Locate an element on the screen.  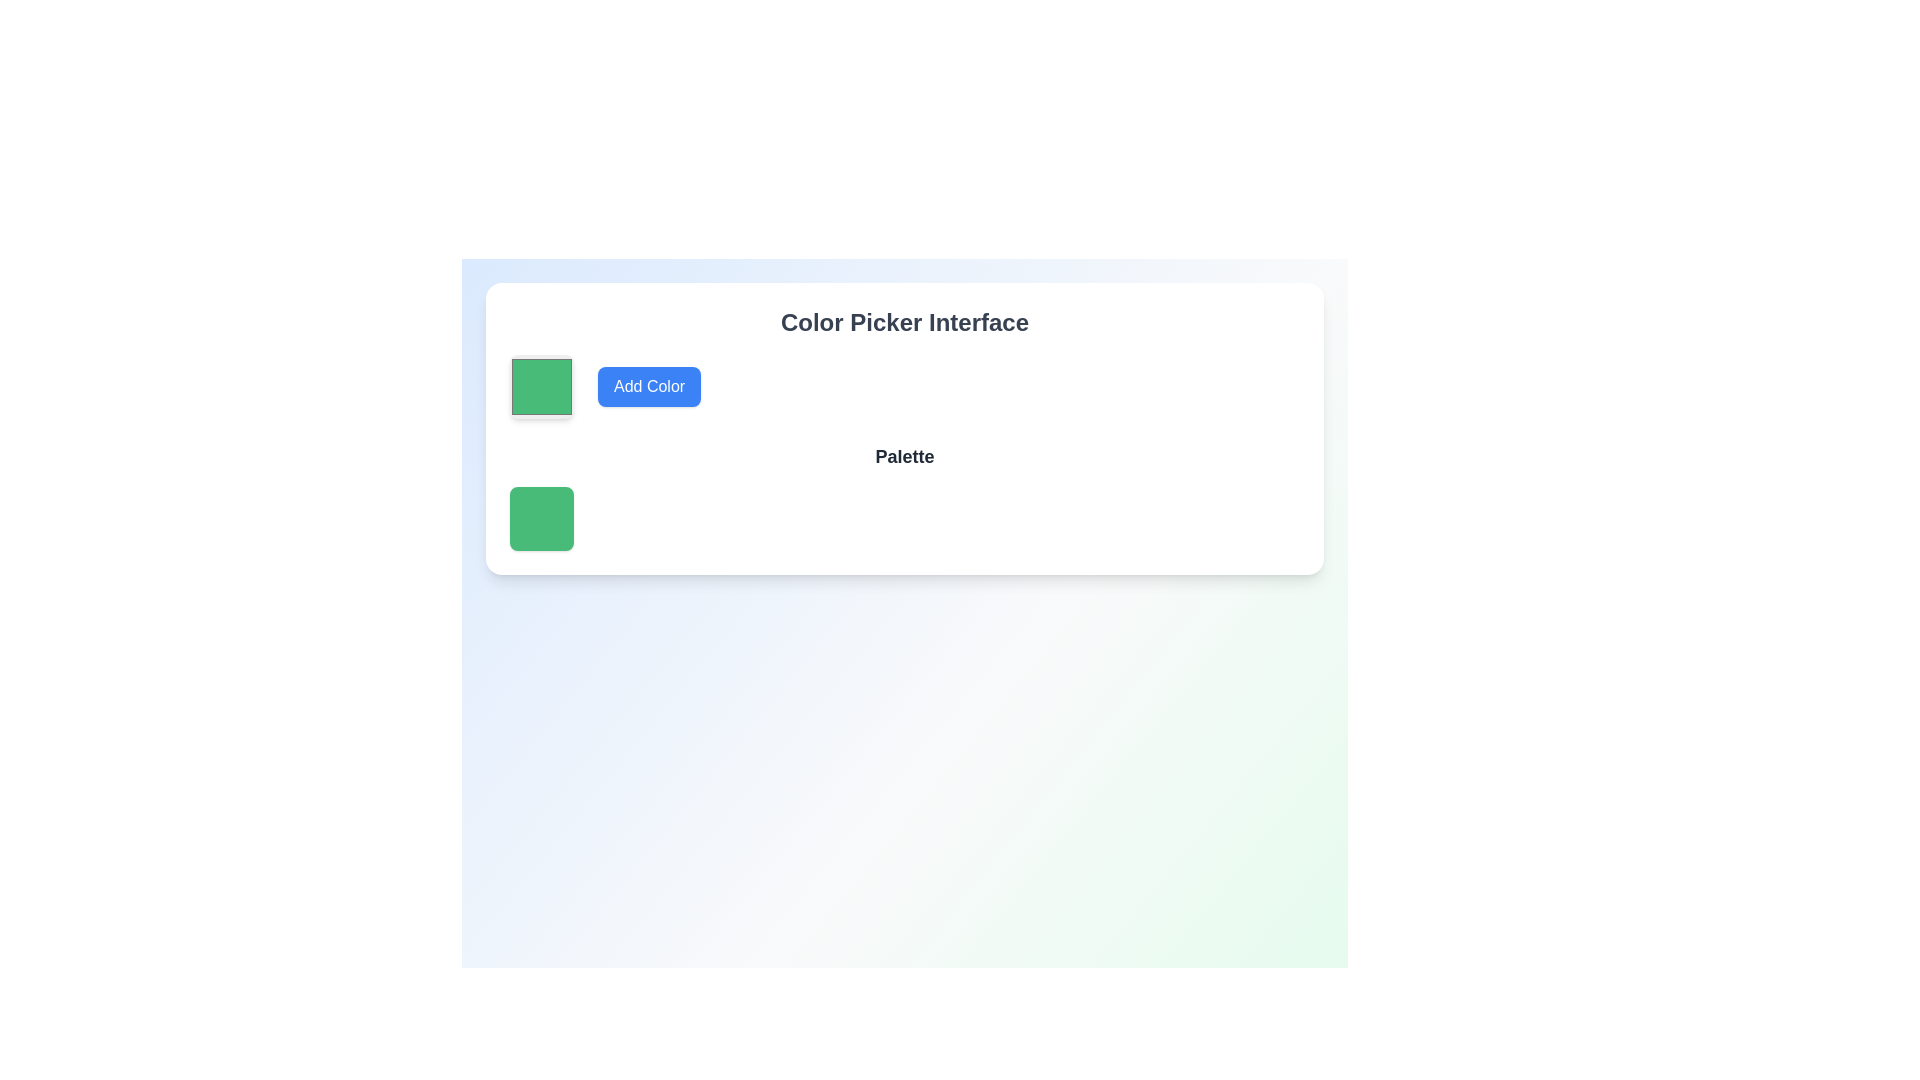
bold text label displaying 'Palette' that is horizontally centered above the color swatches in the section is located at coordinates (904, 456).